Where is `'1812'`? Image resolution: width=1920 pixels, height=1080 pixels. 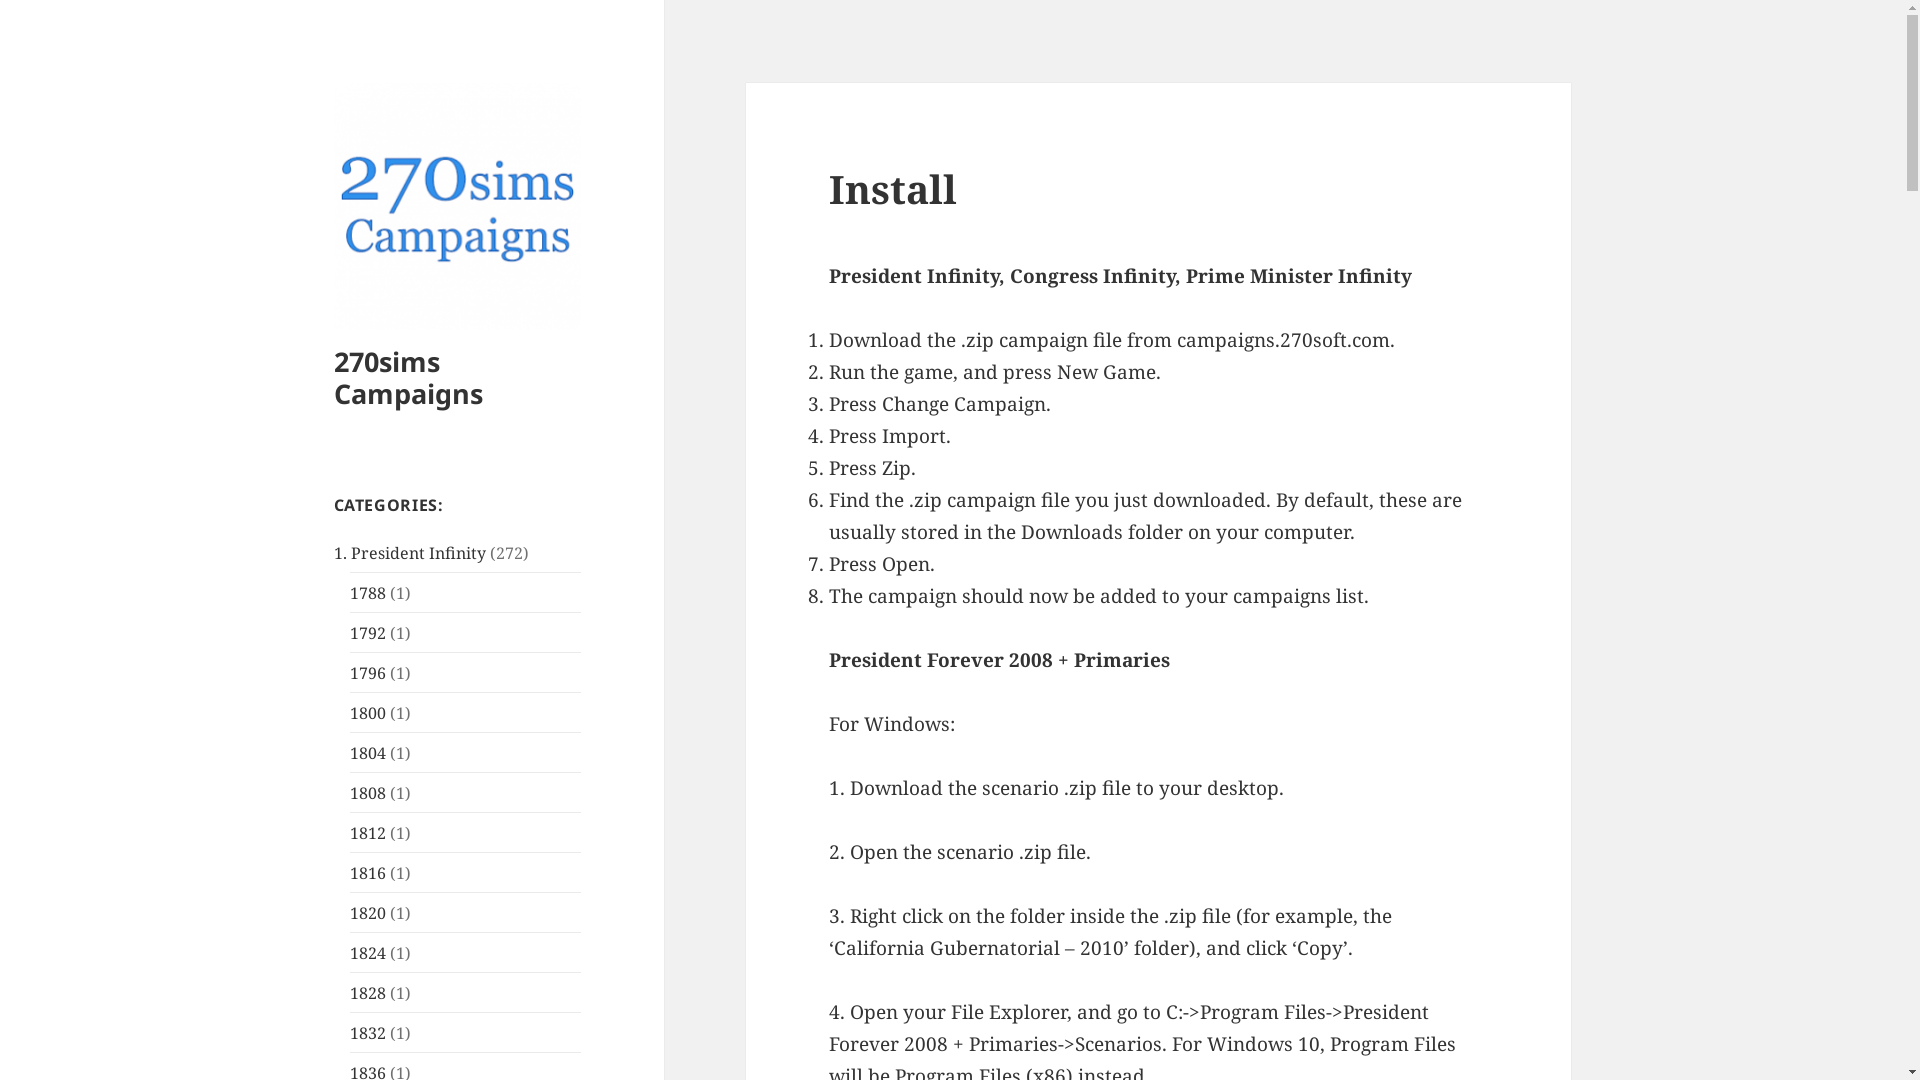
'1812' is located at coordinates (368, 833).